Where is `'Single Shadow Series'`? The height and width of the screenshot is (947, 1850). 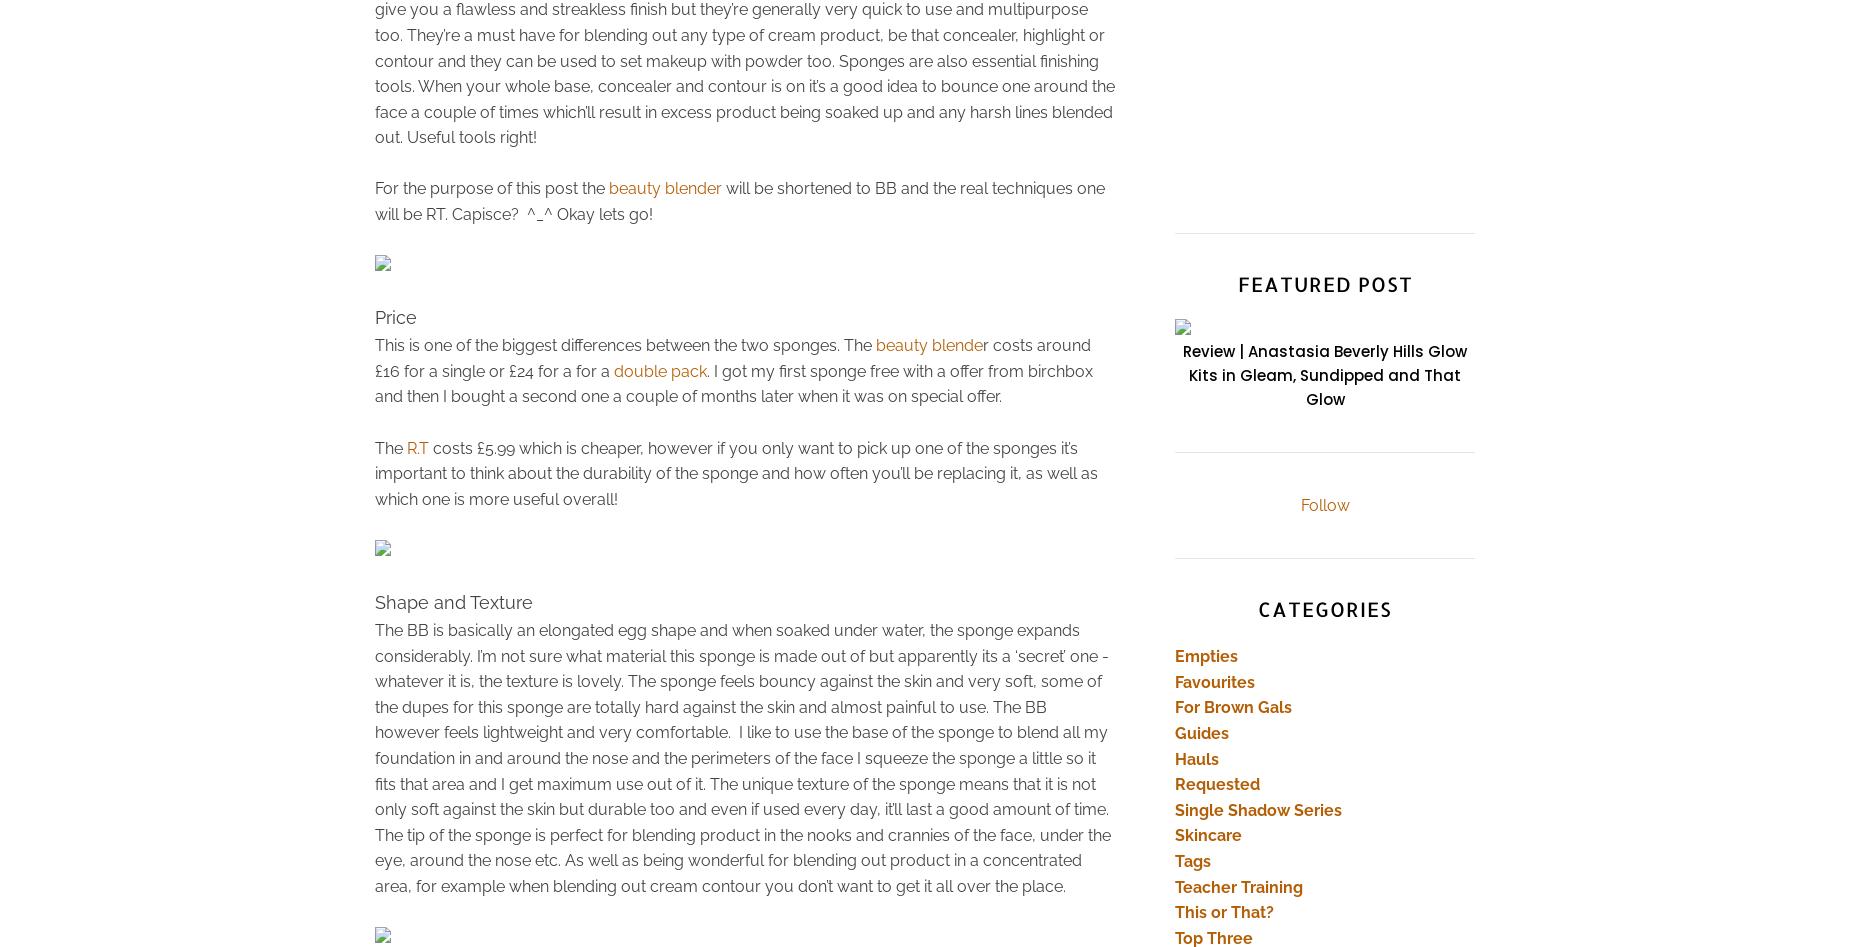
'Single Shadow Series' is located at coordinates (1257, 809).